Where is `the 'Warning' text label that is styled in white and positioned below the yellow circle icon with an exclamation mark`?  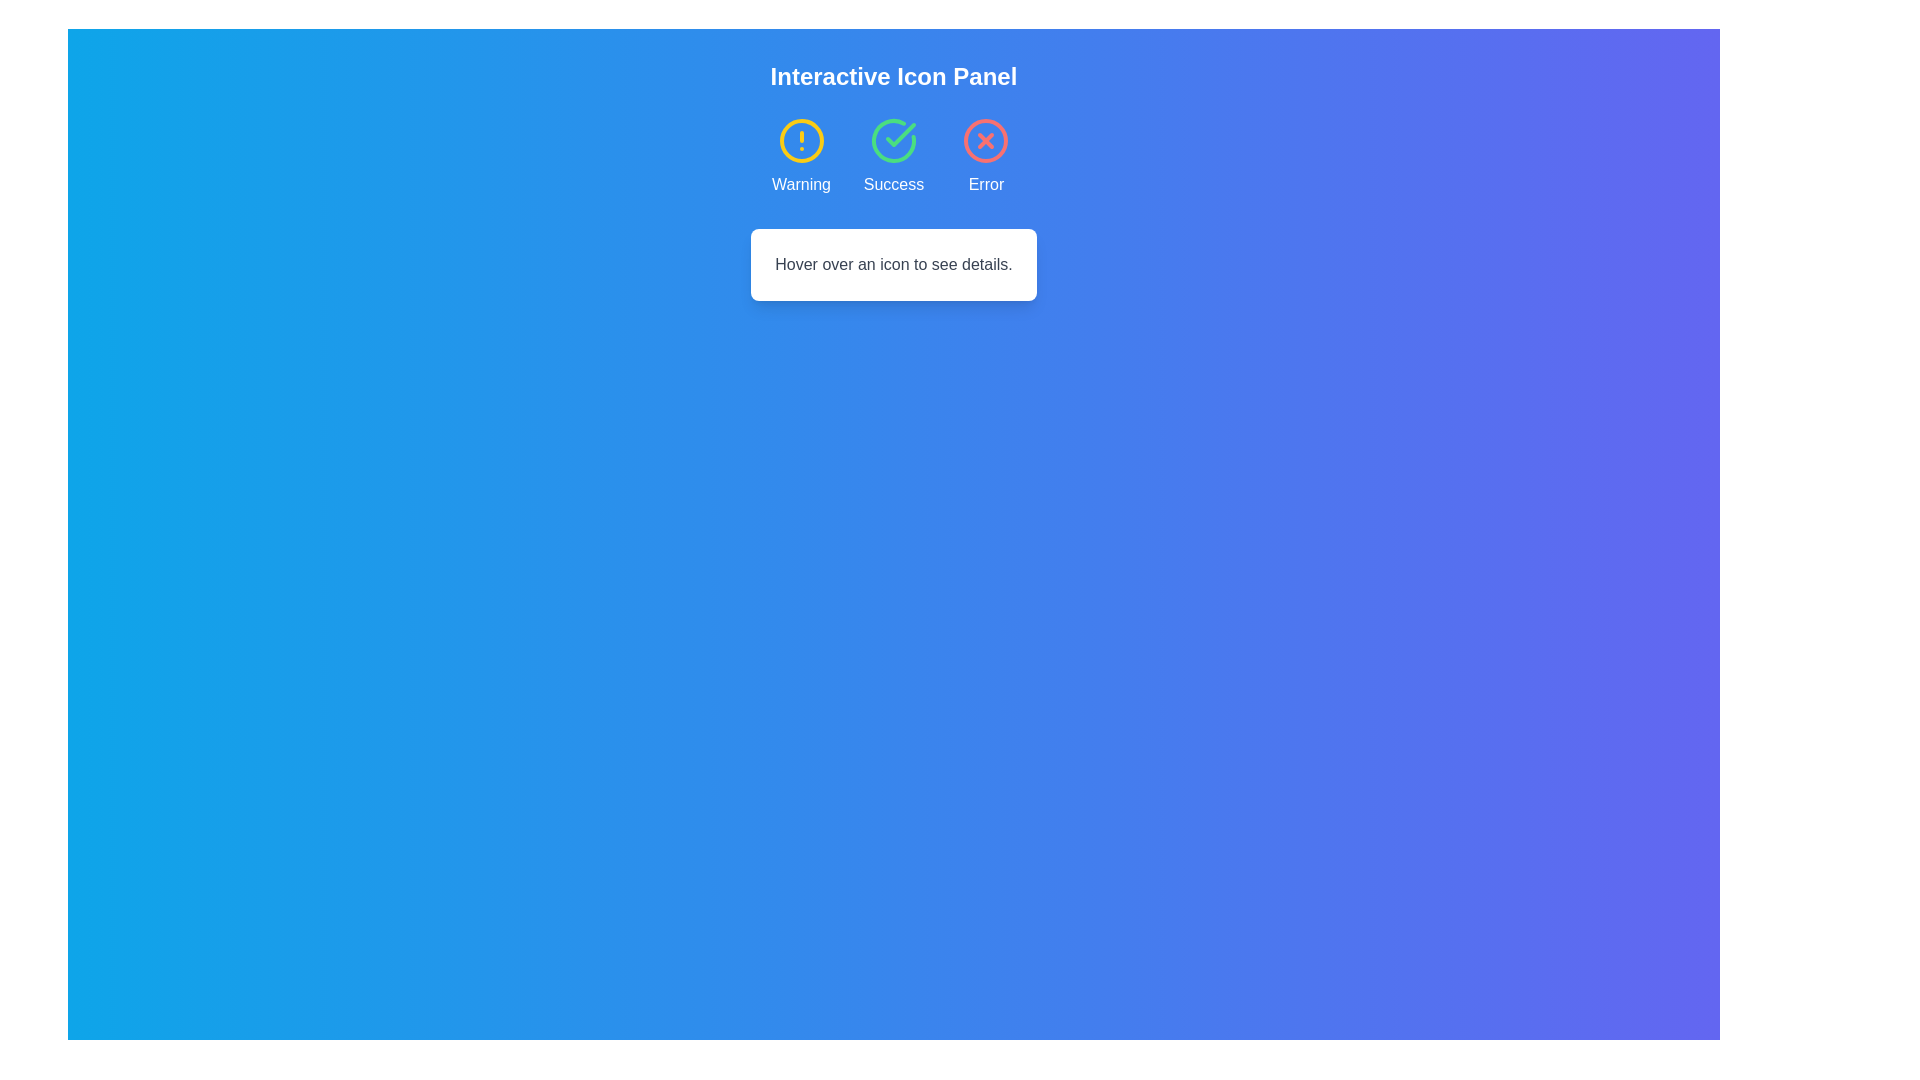 the 'Warning' text label that is styled in white and positioned below the yellow circle icon with an exclamation mark is located at coordinates (801, 185).